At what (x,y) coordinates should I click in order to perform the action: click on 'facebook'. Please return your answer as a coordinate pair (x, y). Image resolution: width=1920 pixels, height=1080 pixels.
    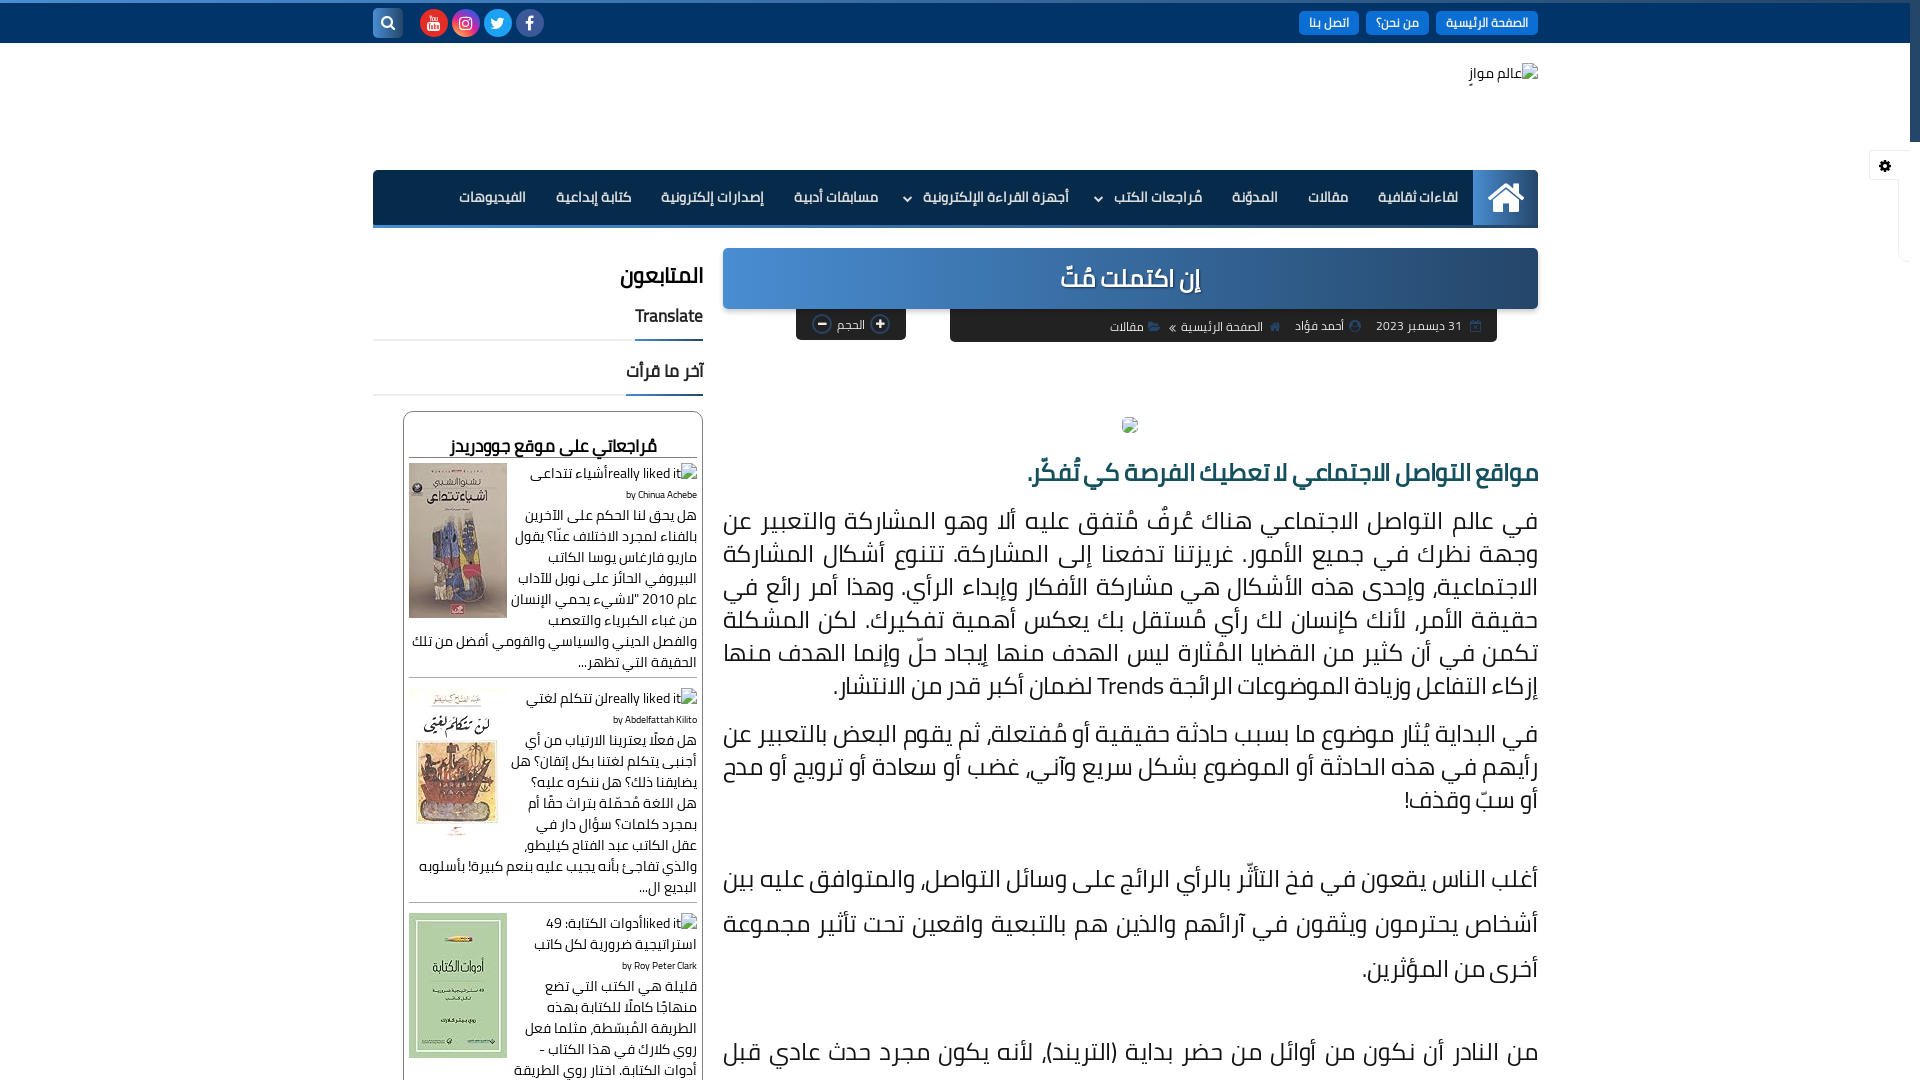
    Looking at the image, I should click on (529, 23).